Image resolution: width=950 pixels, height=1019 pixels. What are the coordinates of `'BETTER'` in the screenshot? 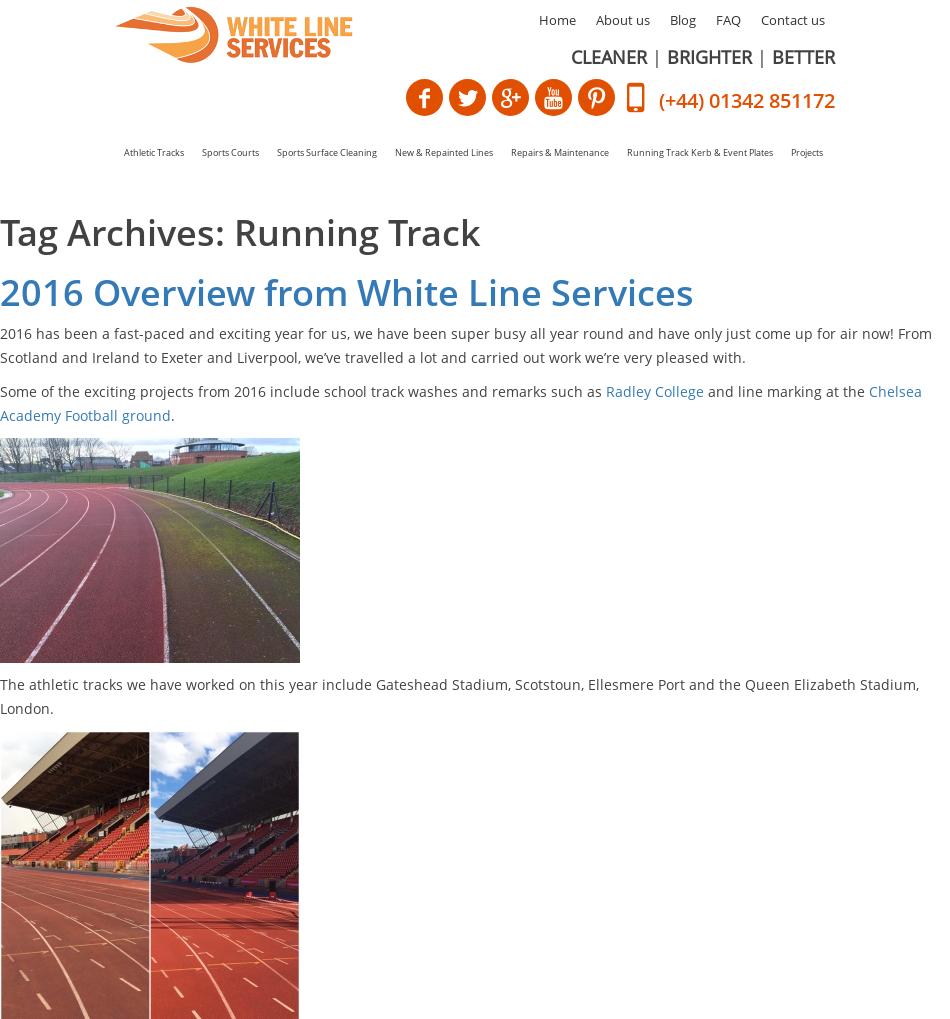 It's located at (770, 56).